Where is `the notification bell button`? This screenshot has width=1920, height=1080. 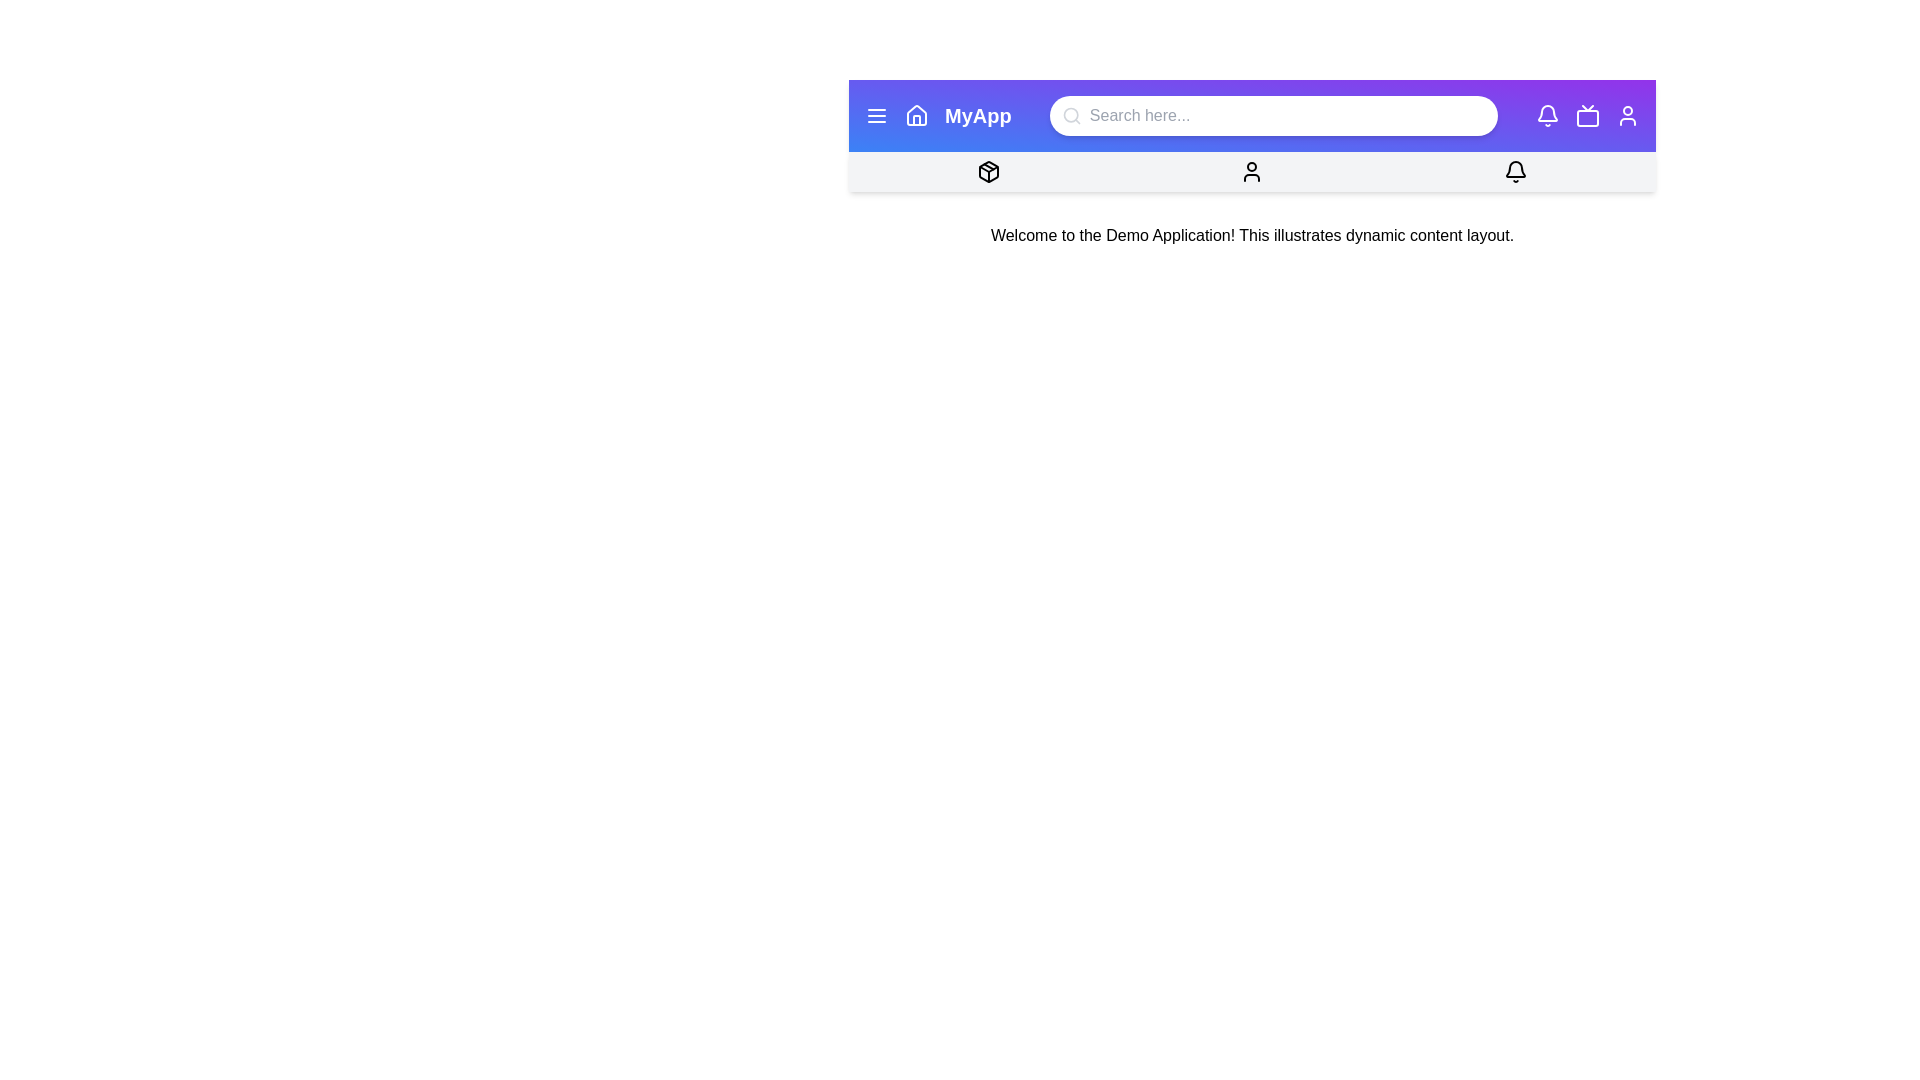 the notification bell button is located at coordinates (1545, 115).